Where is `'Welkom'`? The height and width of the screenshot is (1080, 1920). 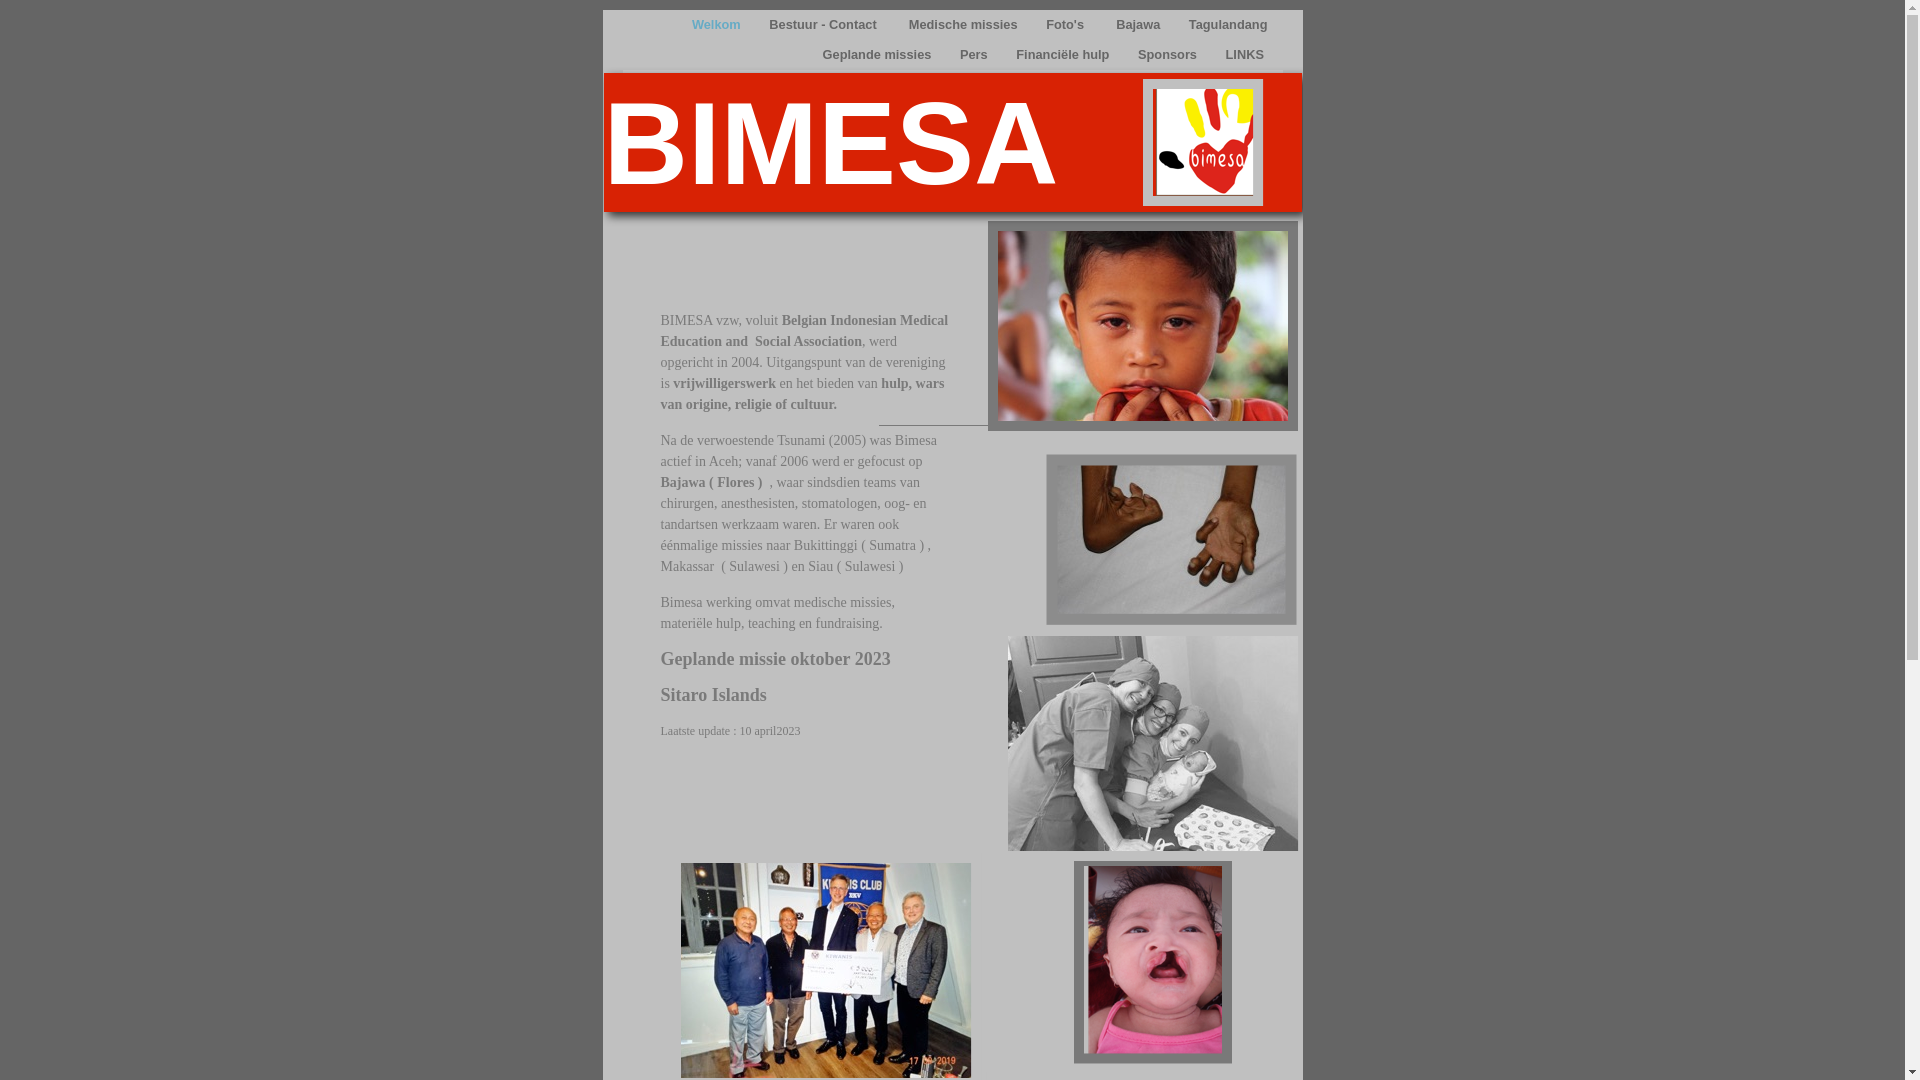
'Welkom' is located at coordinates (718, 24).